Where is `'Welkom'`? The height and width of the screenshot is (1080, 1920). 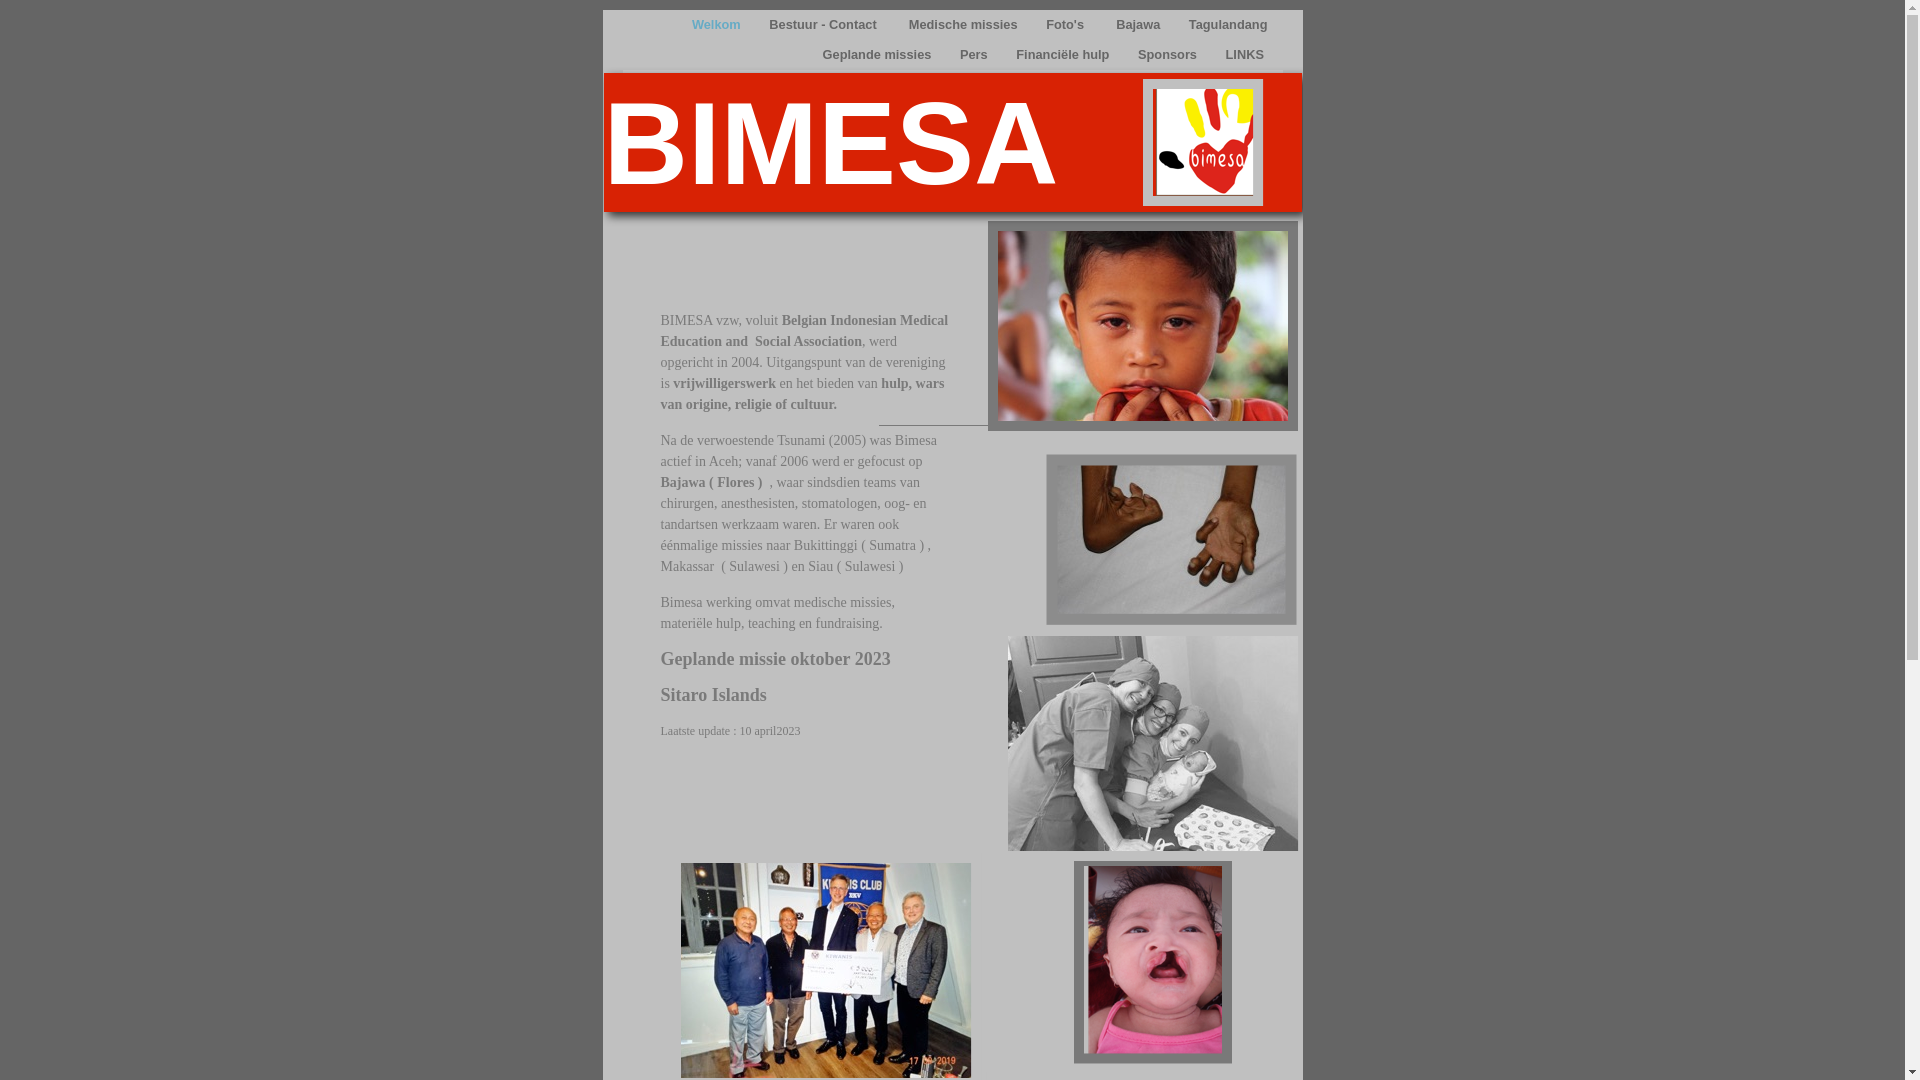
'Welkom' is located at coordinates (718, 24).